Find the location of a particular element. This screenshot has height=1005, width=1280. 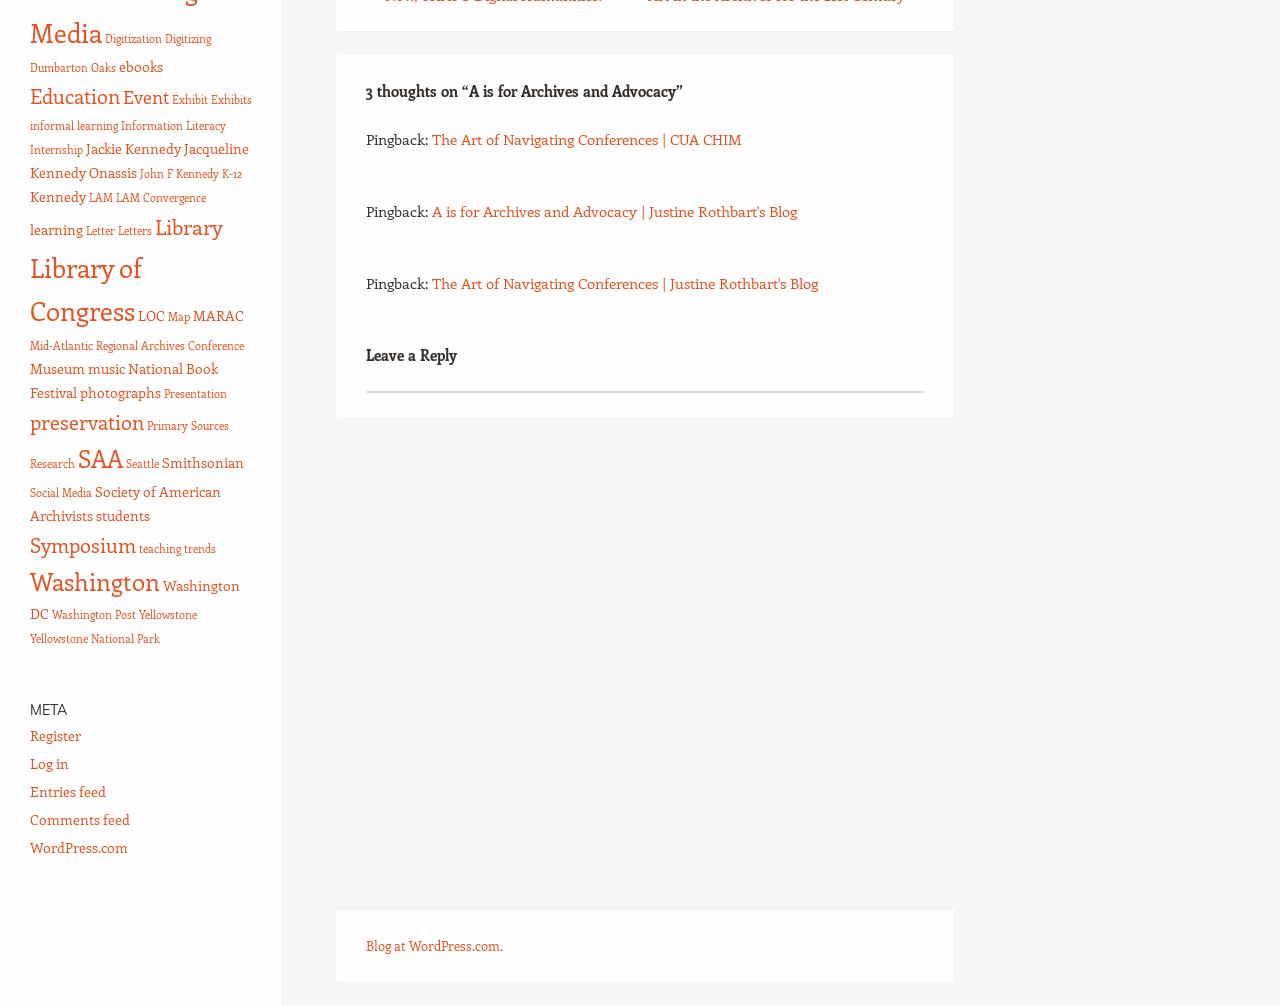

'Event' is located at coordinates (145, 96).